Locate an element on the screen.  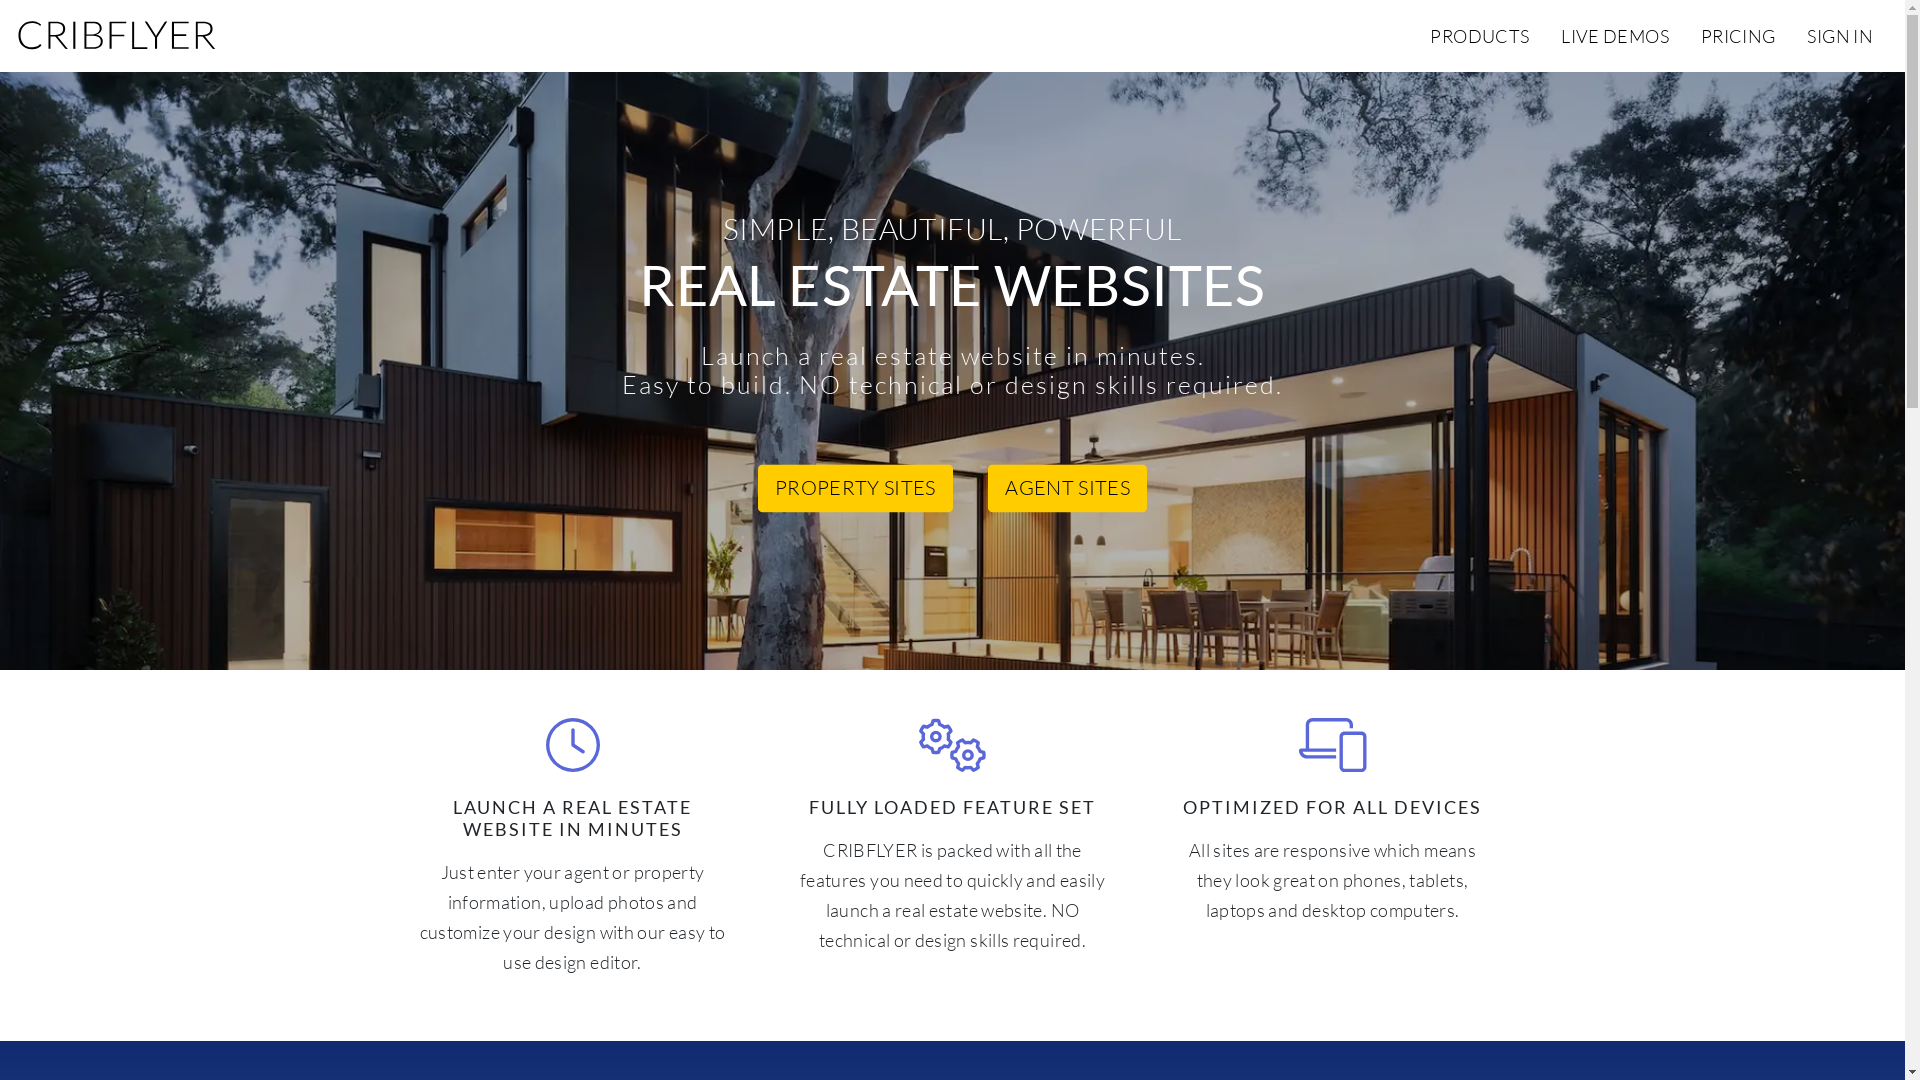
'PROPERTY SITES' is located at coordinates (757, 489).